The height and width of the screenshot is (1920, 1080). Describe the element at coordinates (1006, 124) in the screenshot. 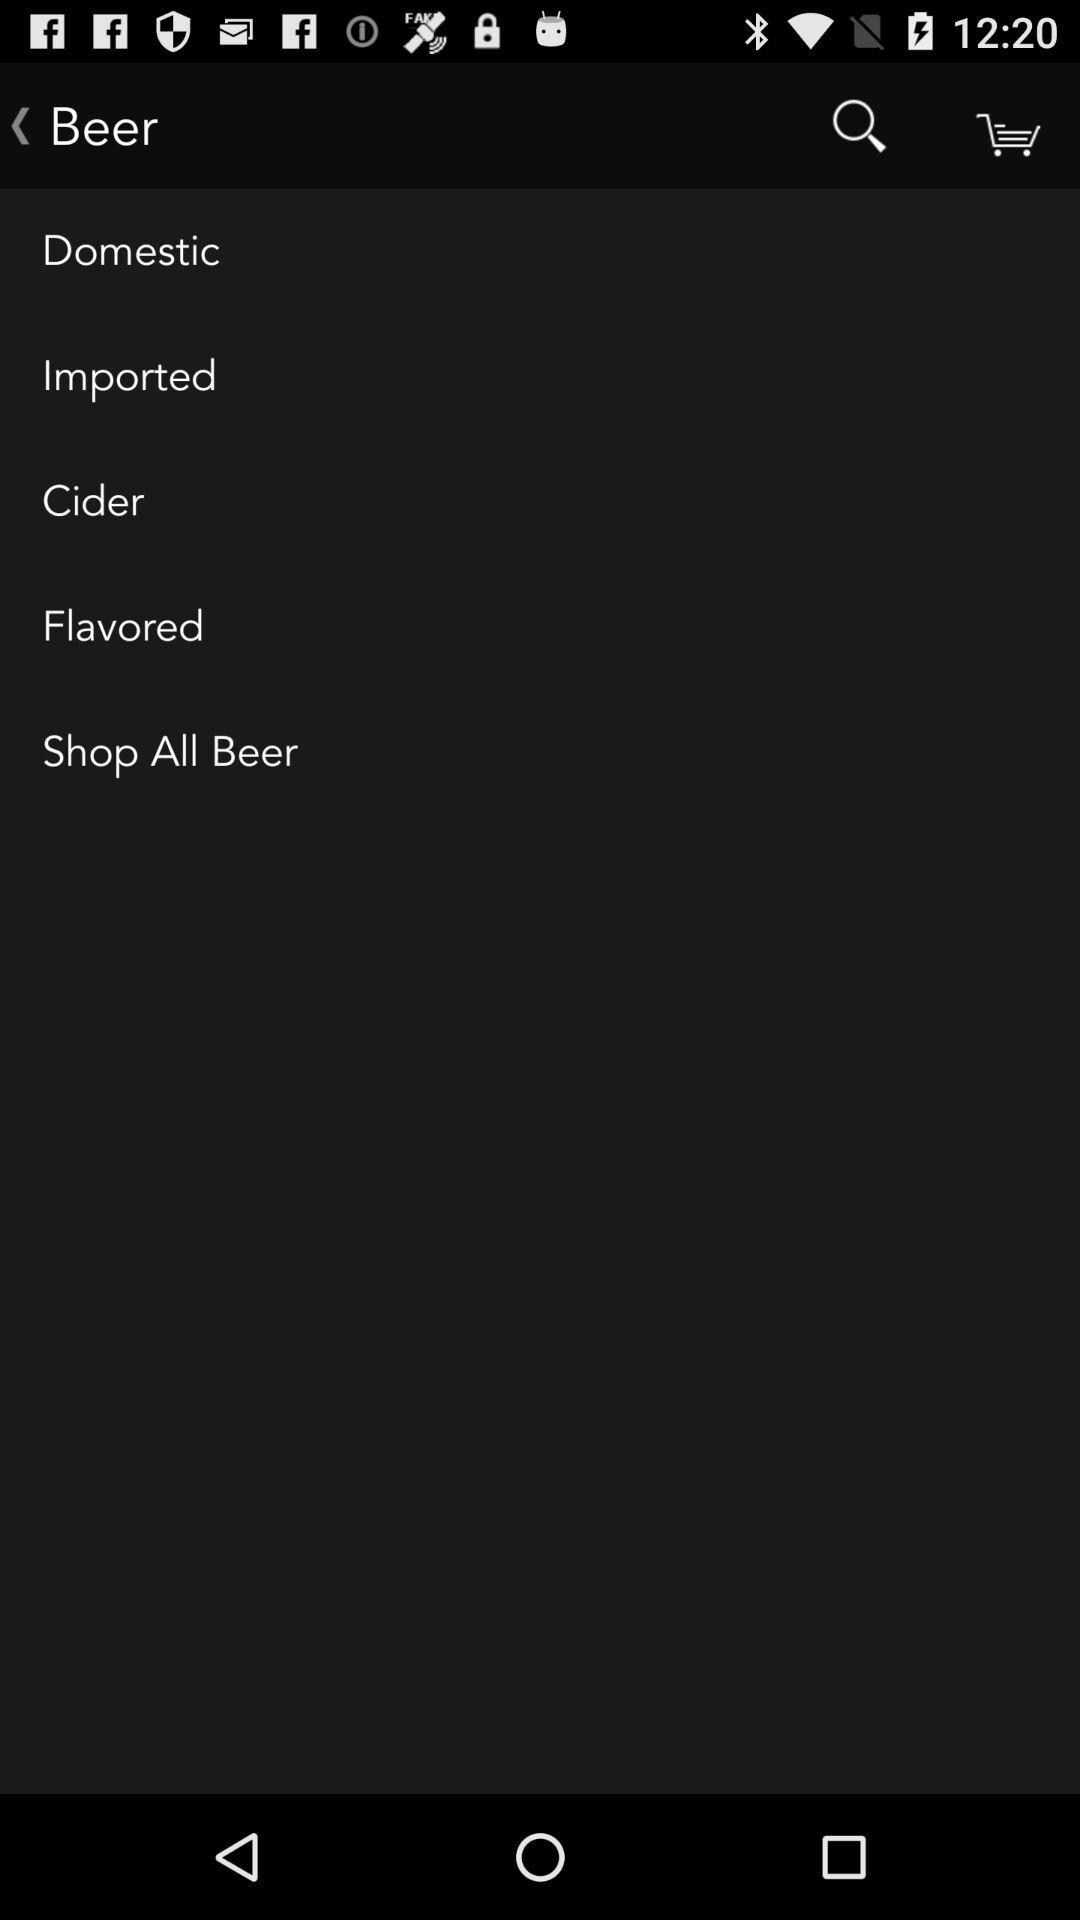

I see `directions` at that location.